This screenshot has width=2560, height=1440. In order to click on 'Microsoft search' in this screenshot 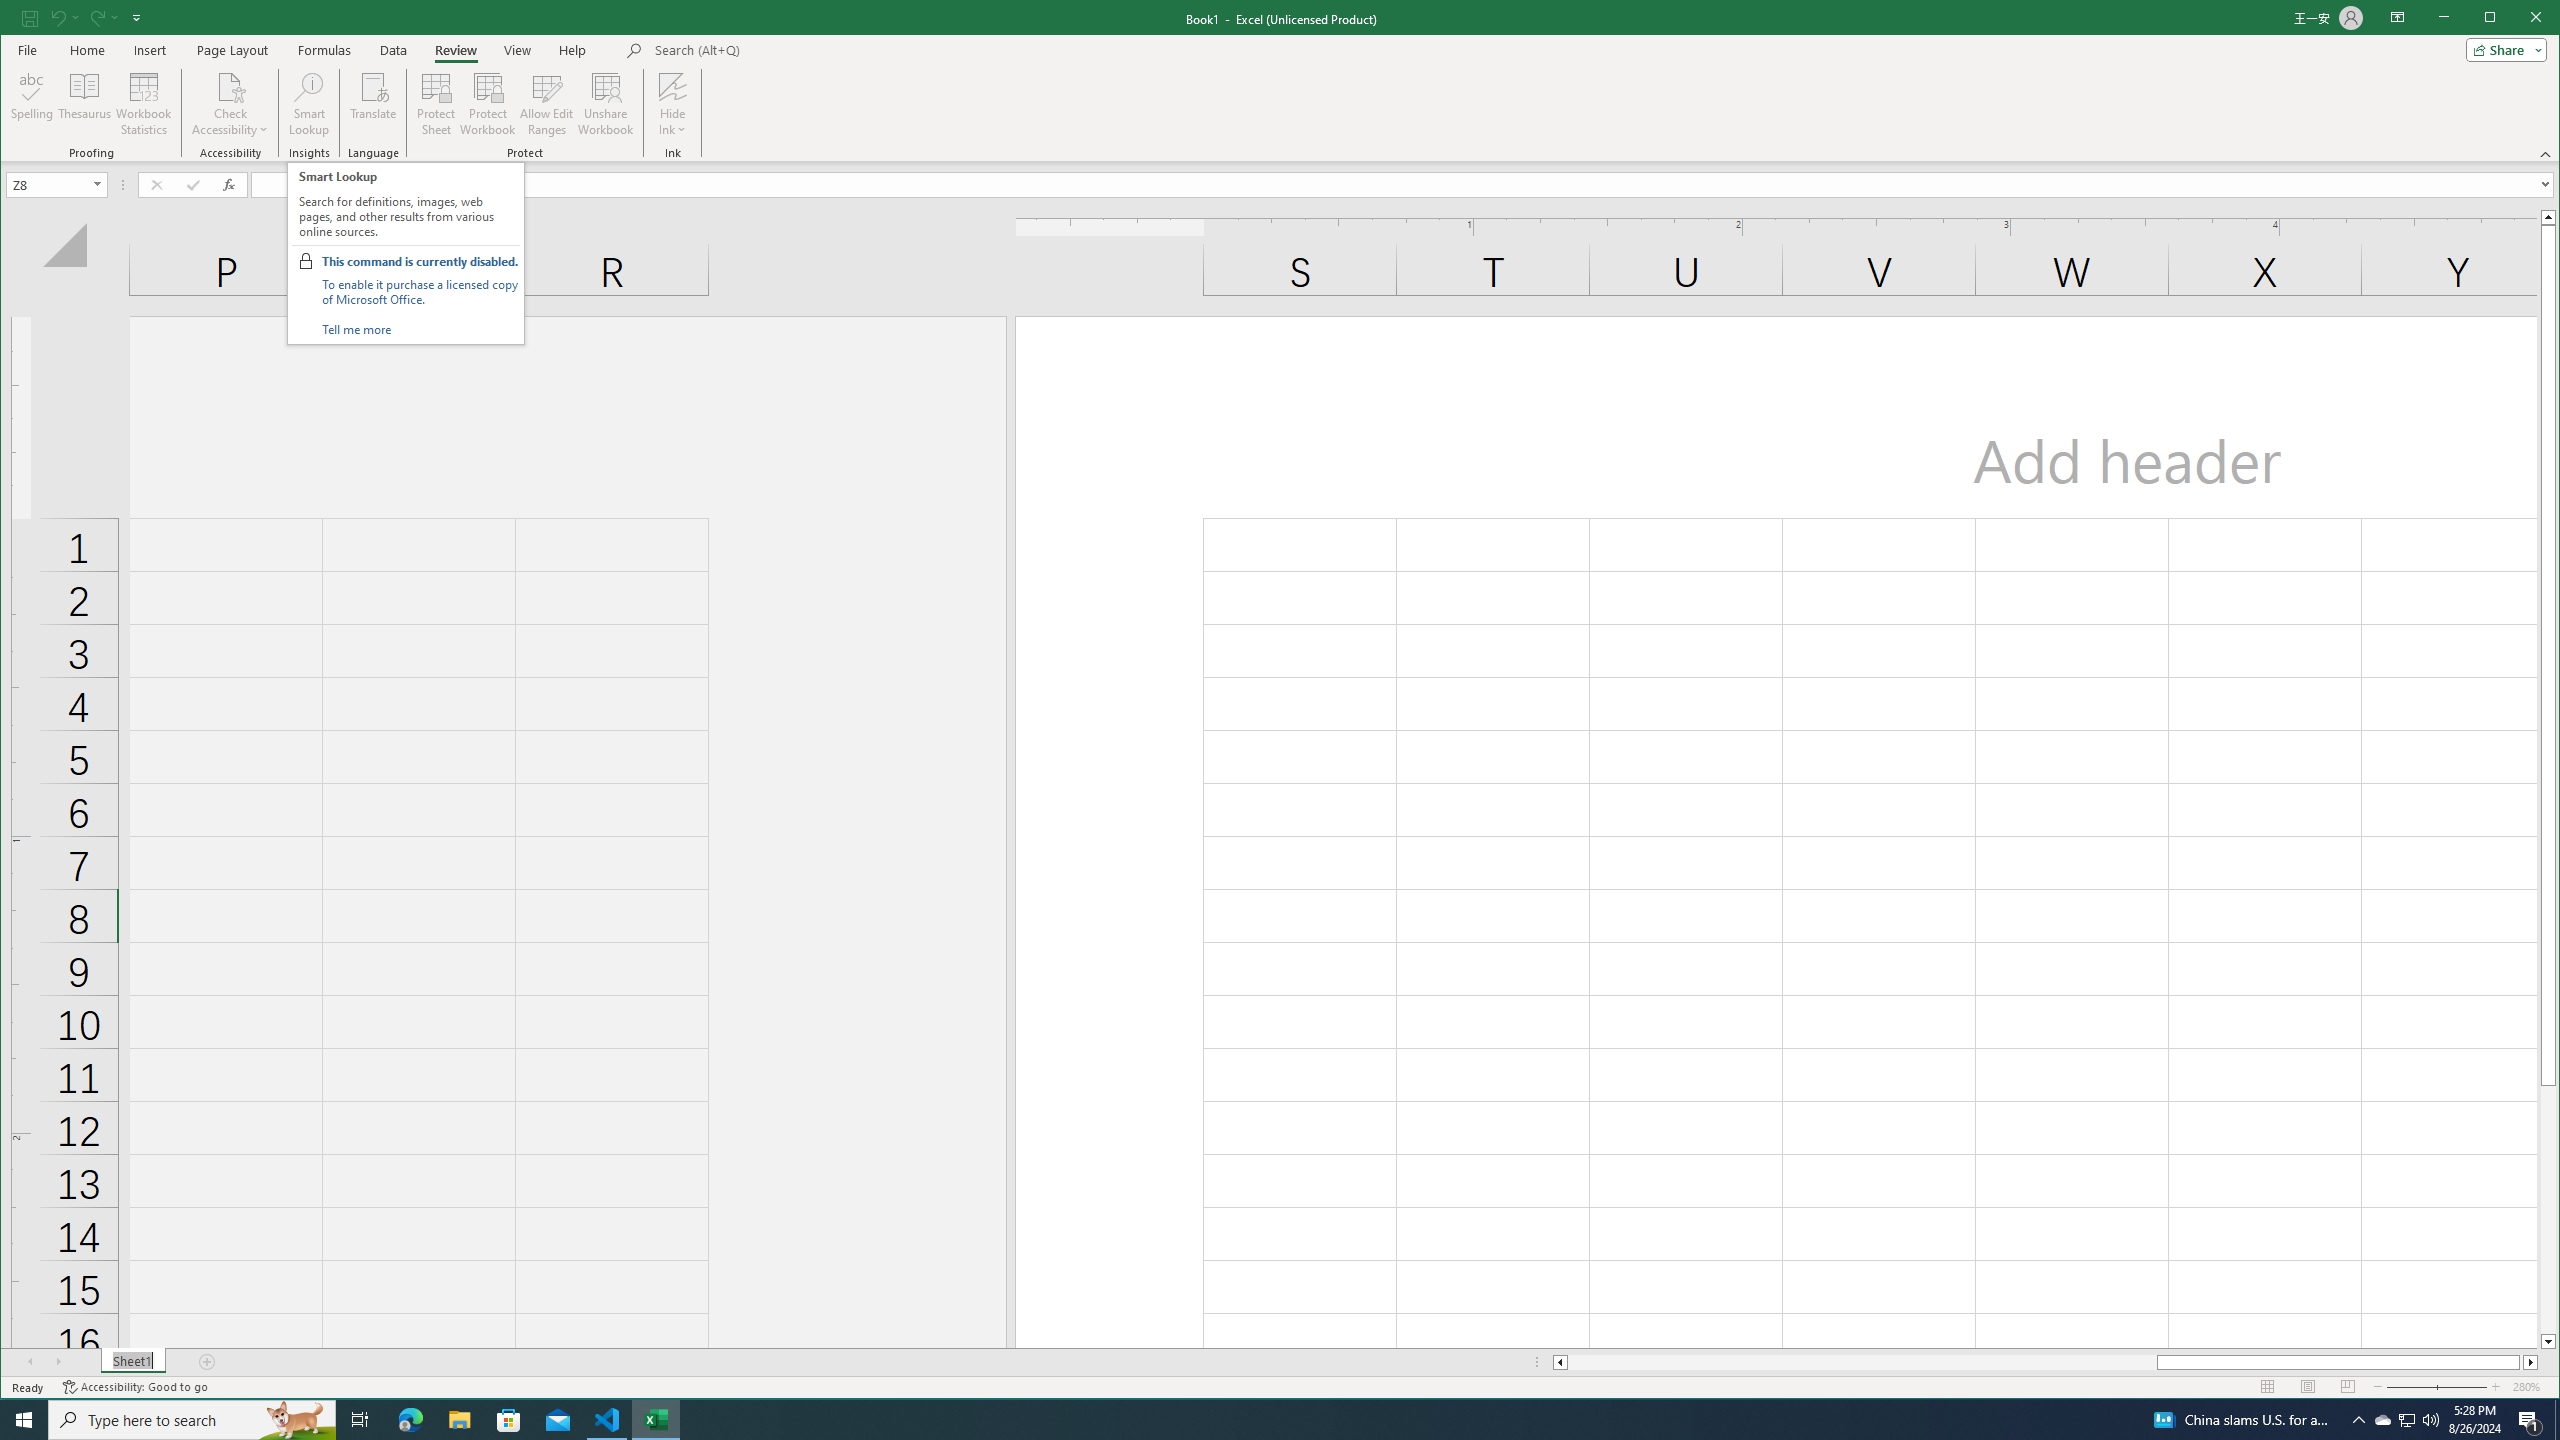, I will do `click(792, 49)`.